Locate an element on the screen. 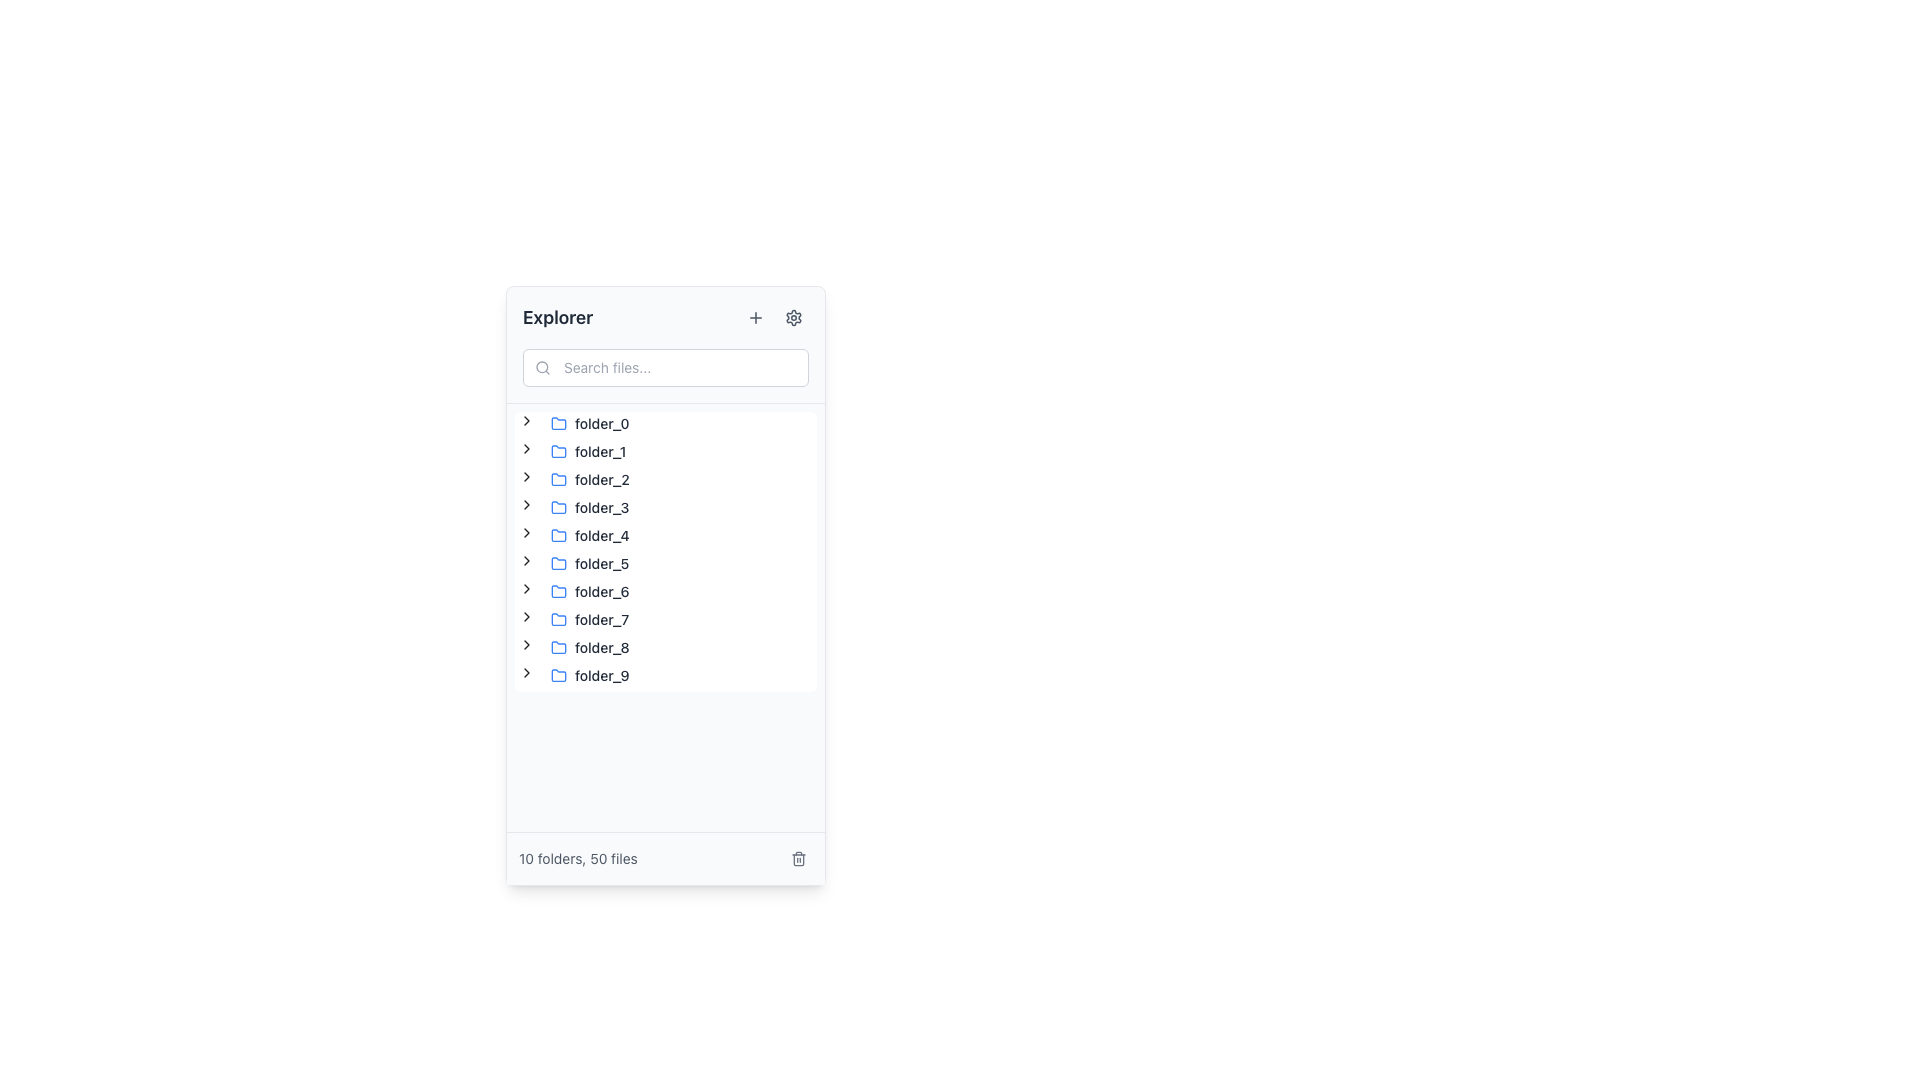 This screenshot has height=1080, width=1920. the folder icon labeled 'folder_7' in the Explorer panel is located at coordinates (558, 617).